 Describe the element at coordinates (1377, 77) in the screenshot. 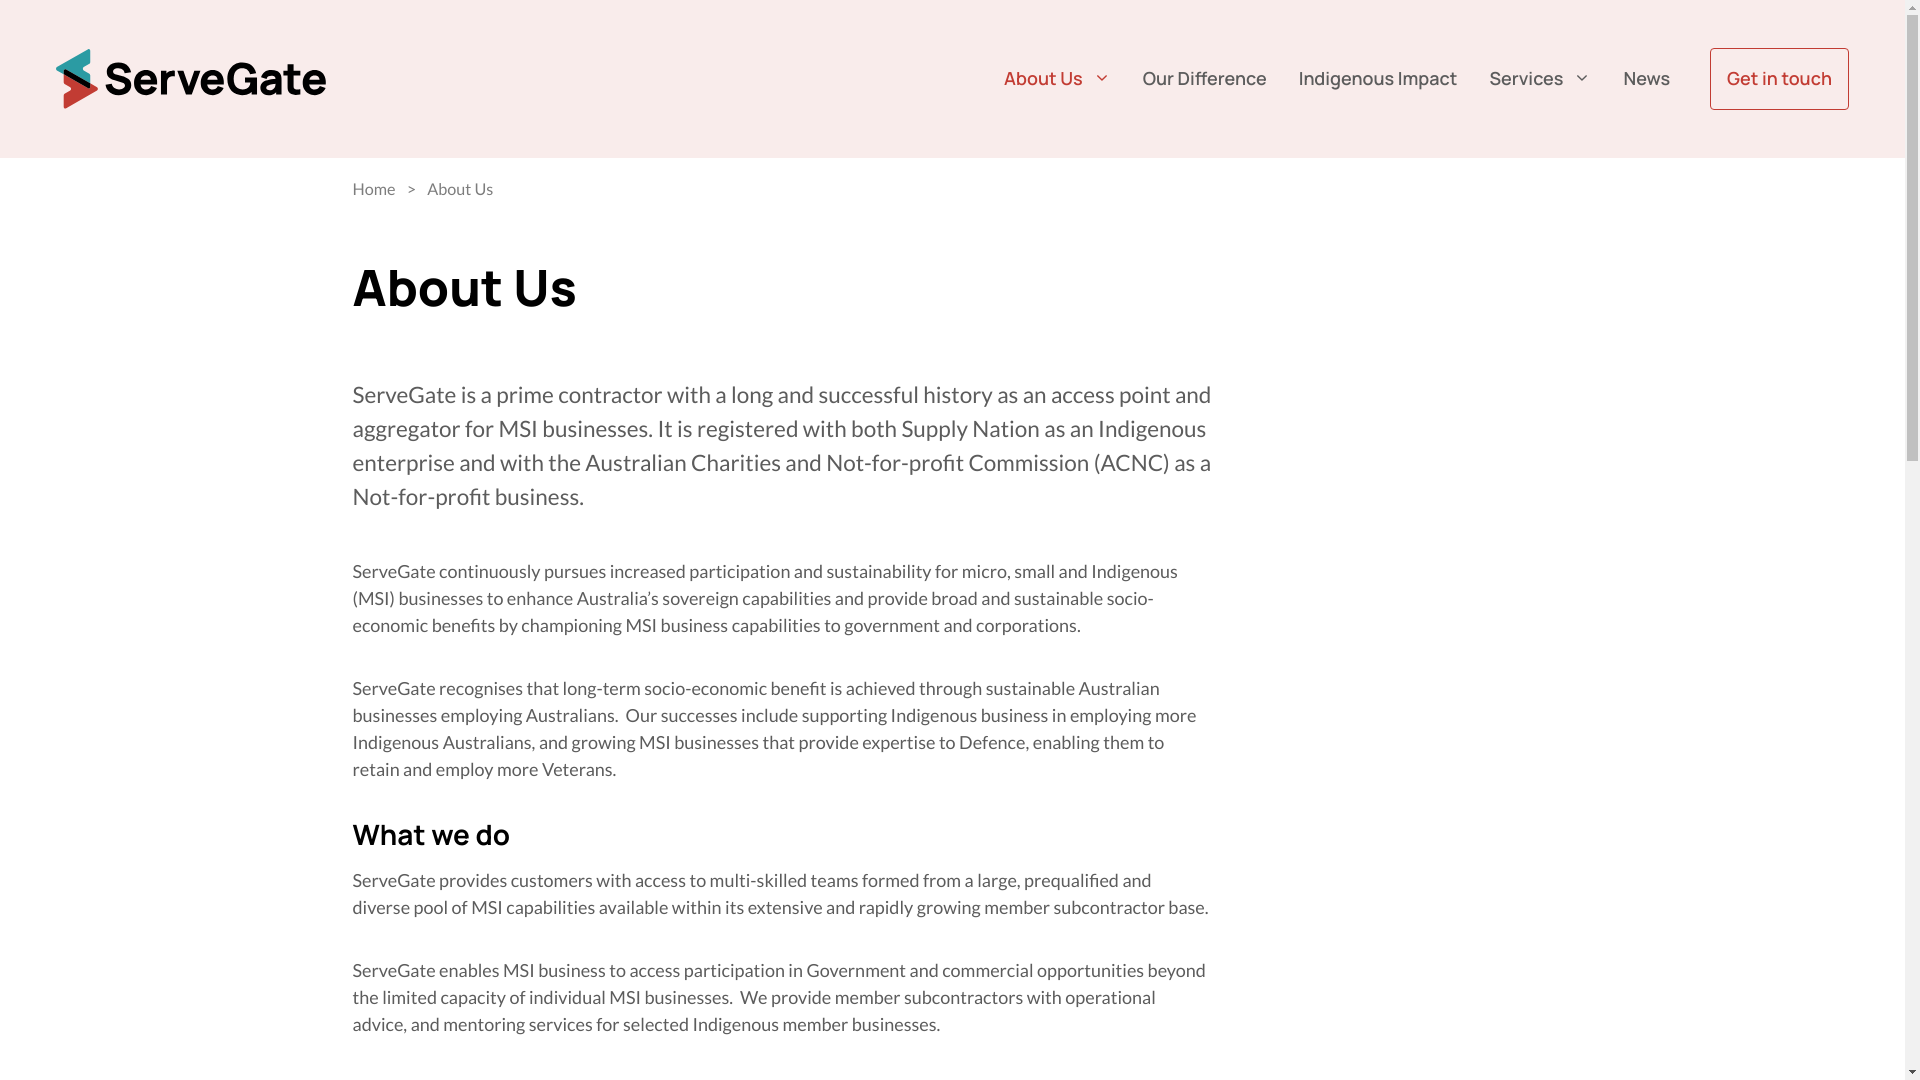

I see `'Indigenous Impact'` at that location.